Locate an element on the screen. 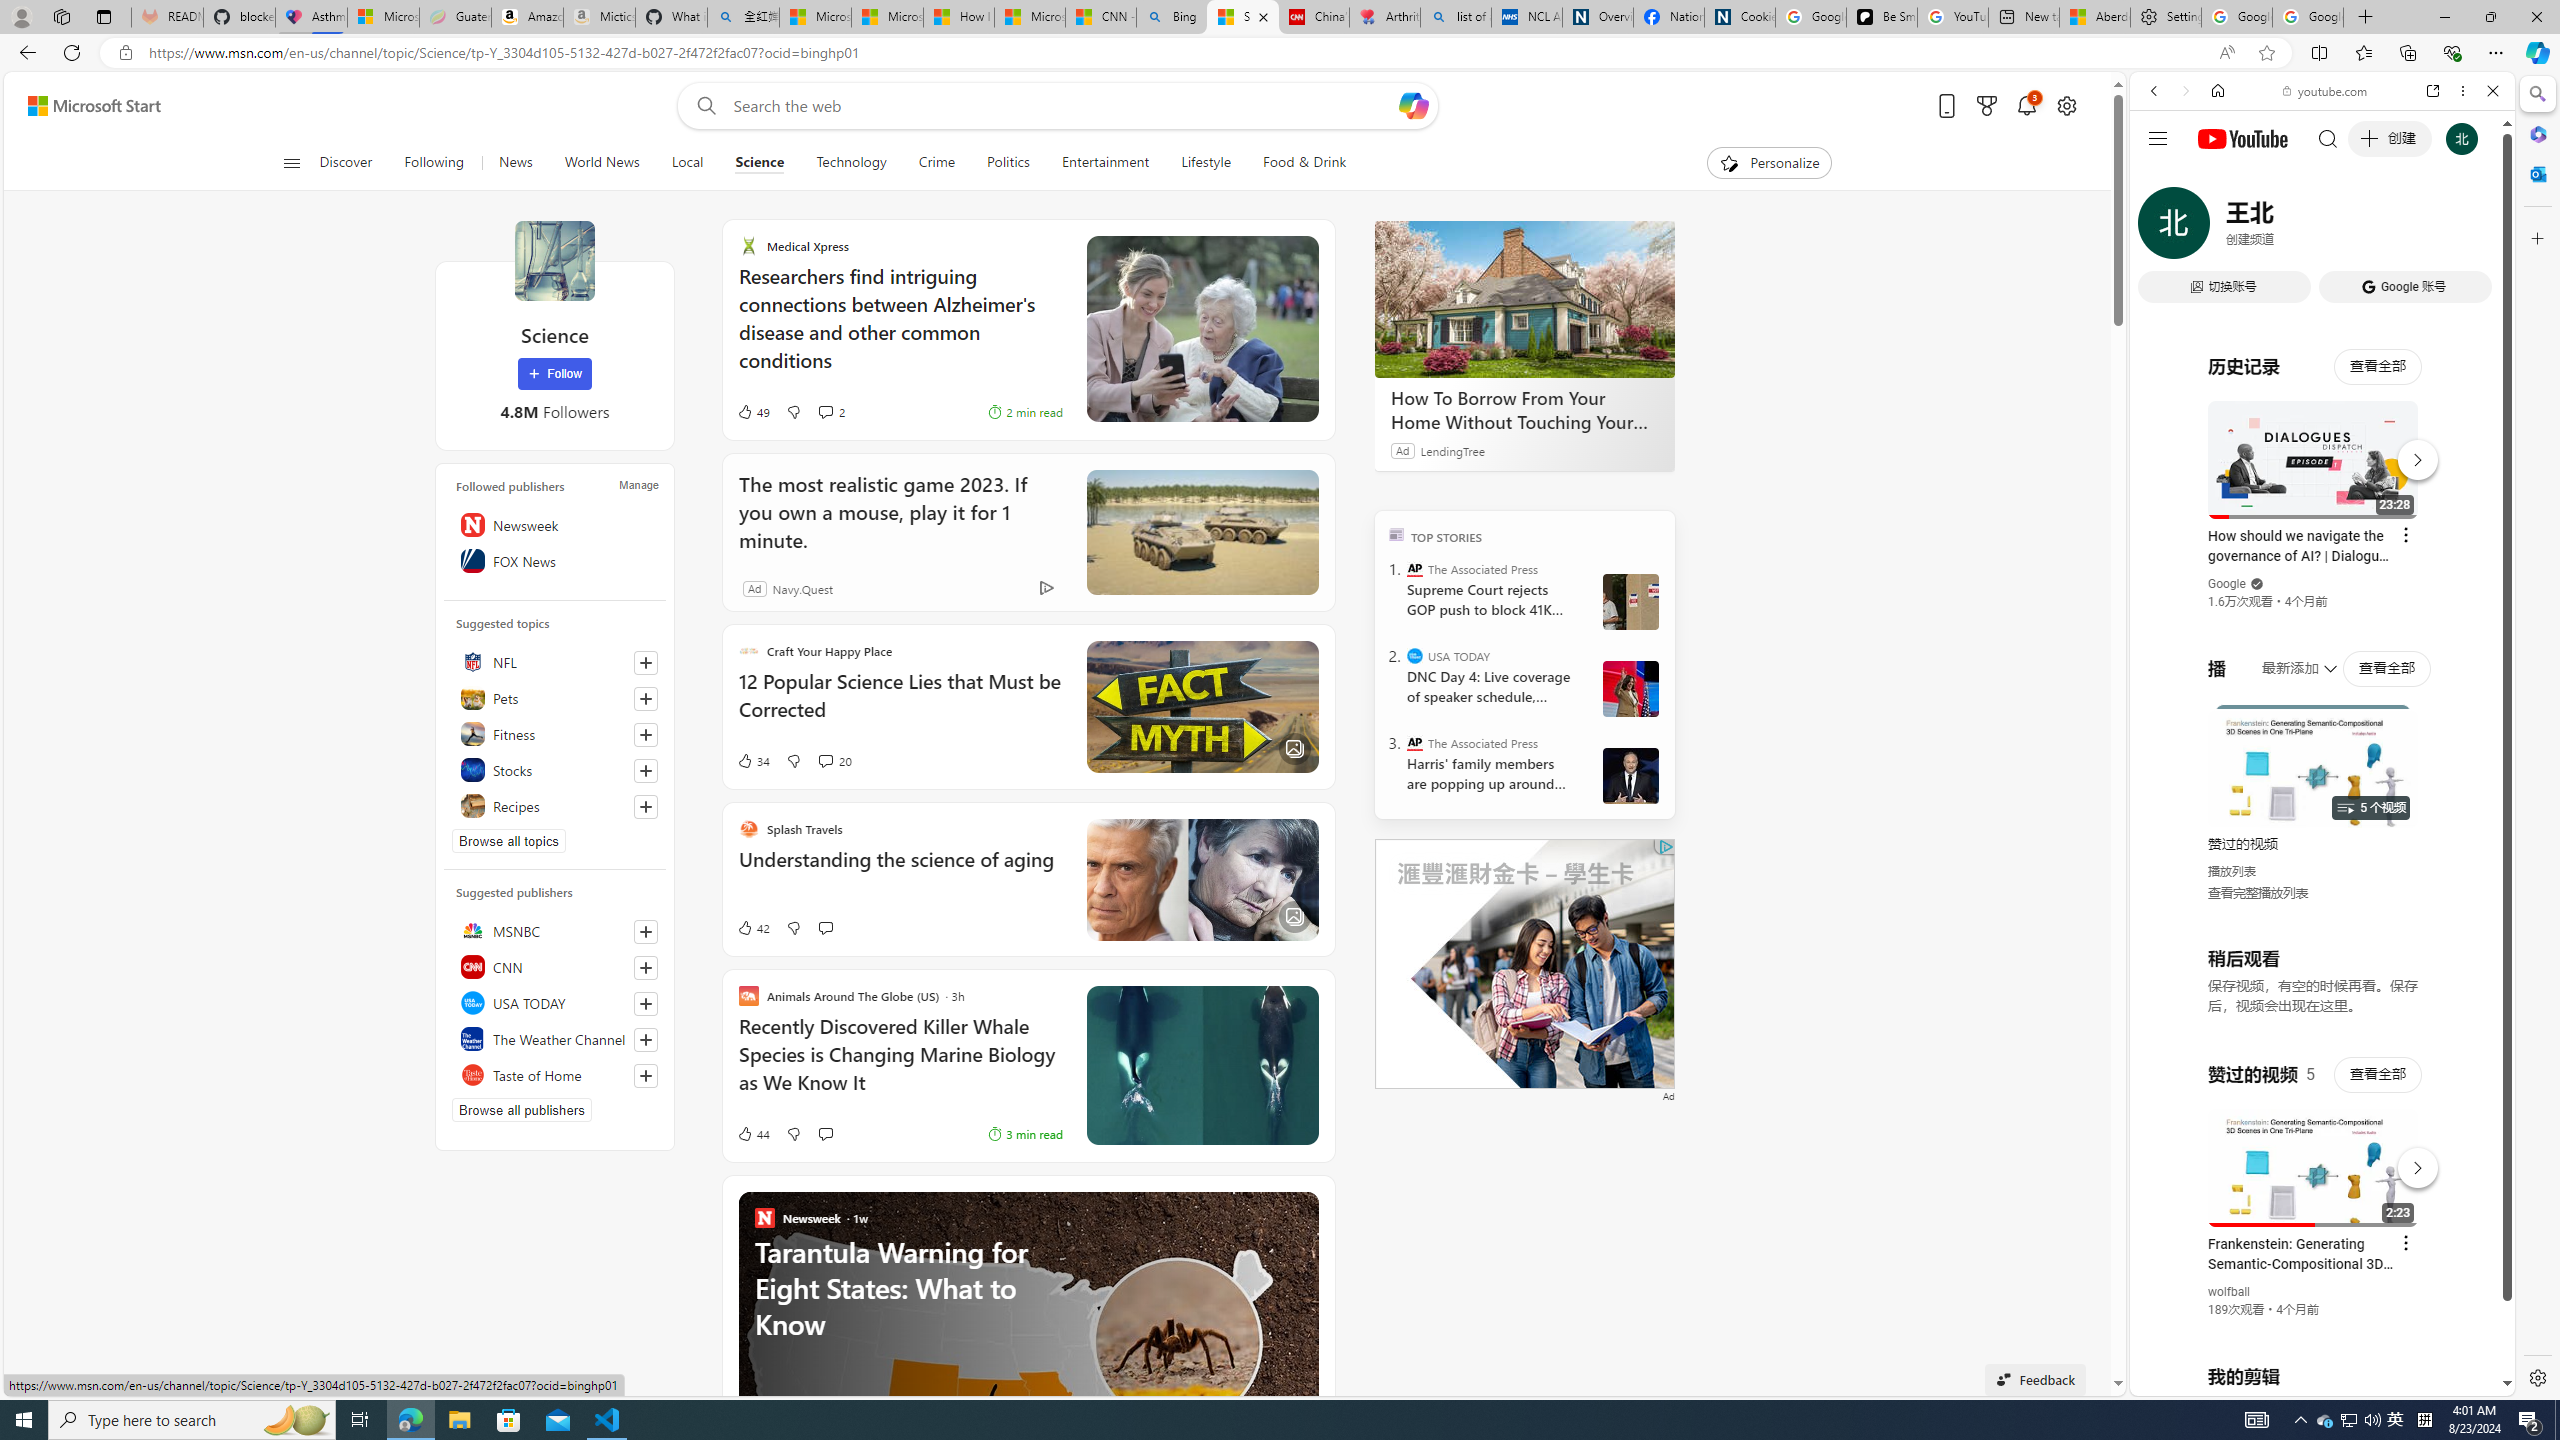 The image size is (2560, 1440). 'Search Filter, IMAGES' is located at coordinates (2219, 227).